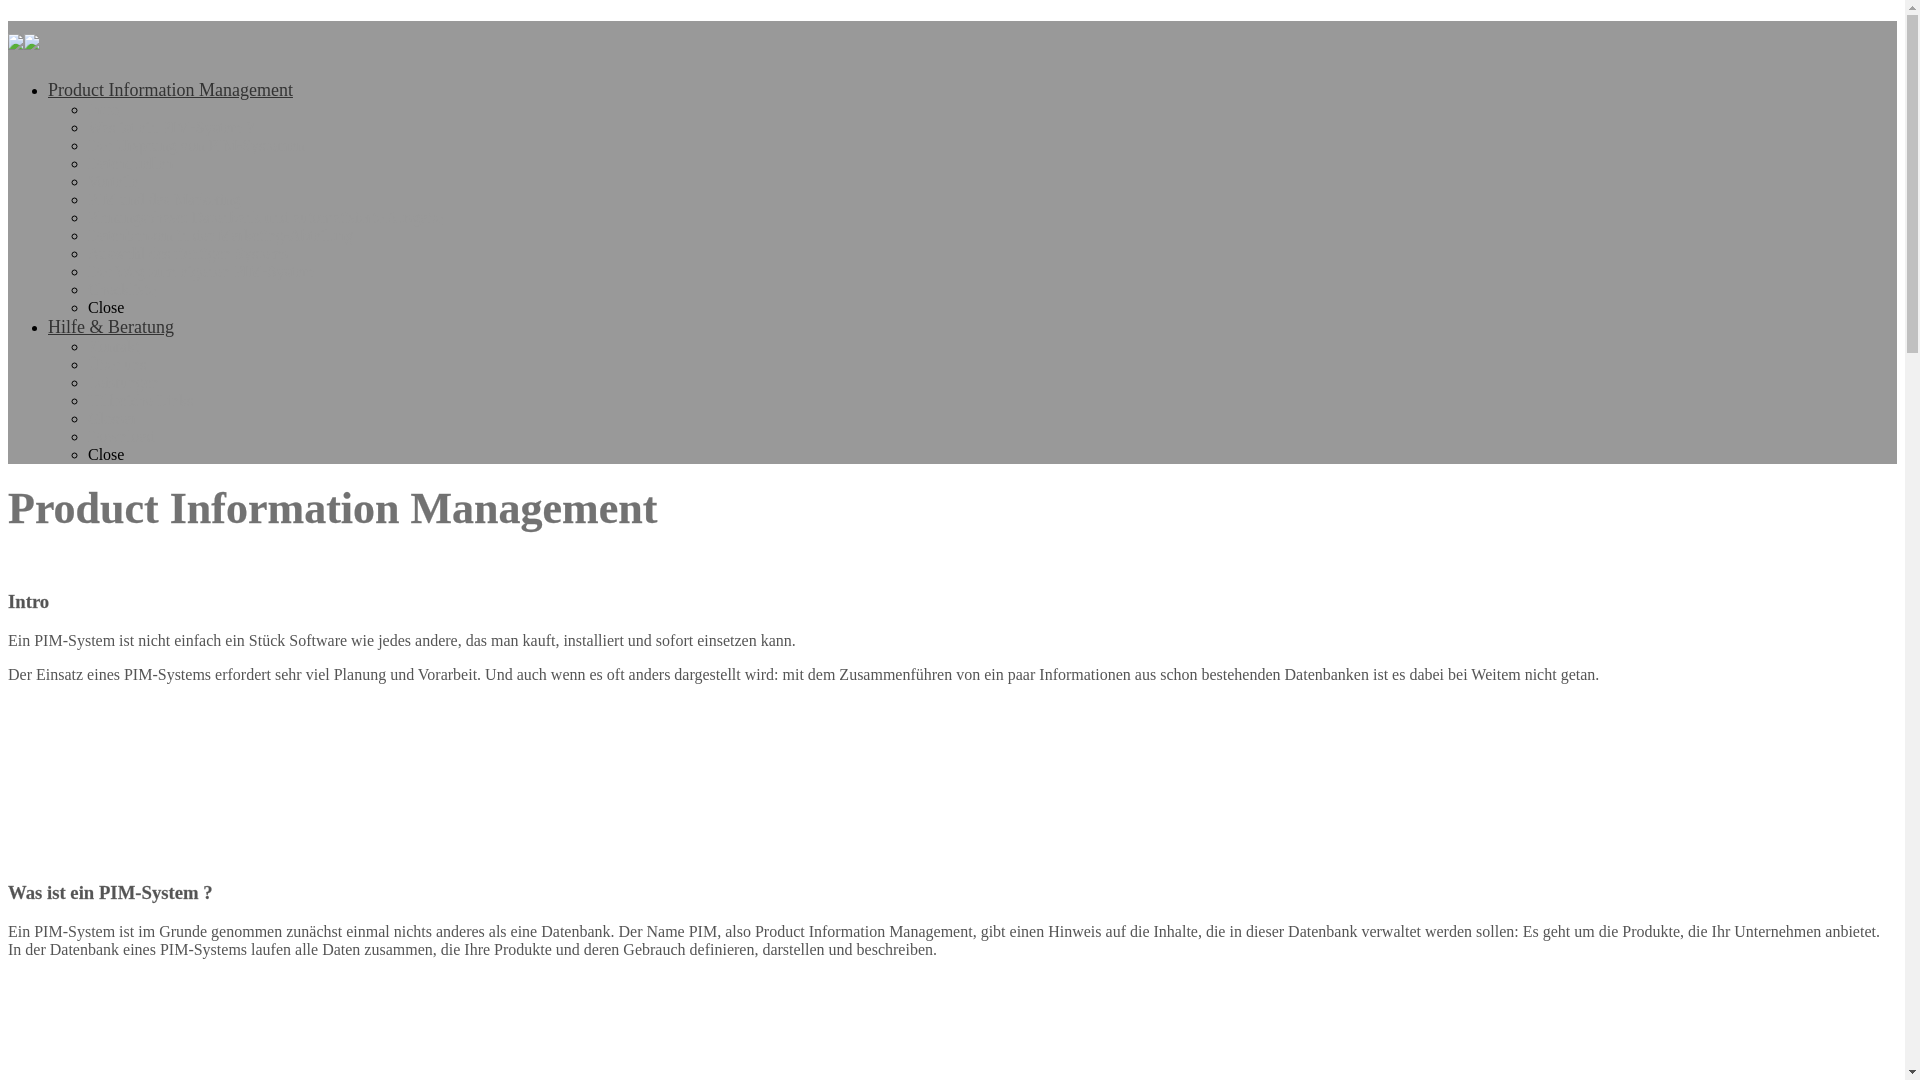 The image size is (1920, 1080). Describe the element at coordinates (187, 252) in the screenshot. I see `'Auswahl des richtigen Systems'` at that location.